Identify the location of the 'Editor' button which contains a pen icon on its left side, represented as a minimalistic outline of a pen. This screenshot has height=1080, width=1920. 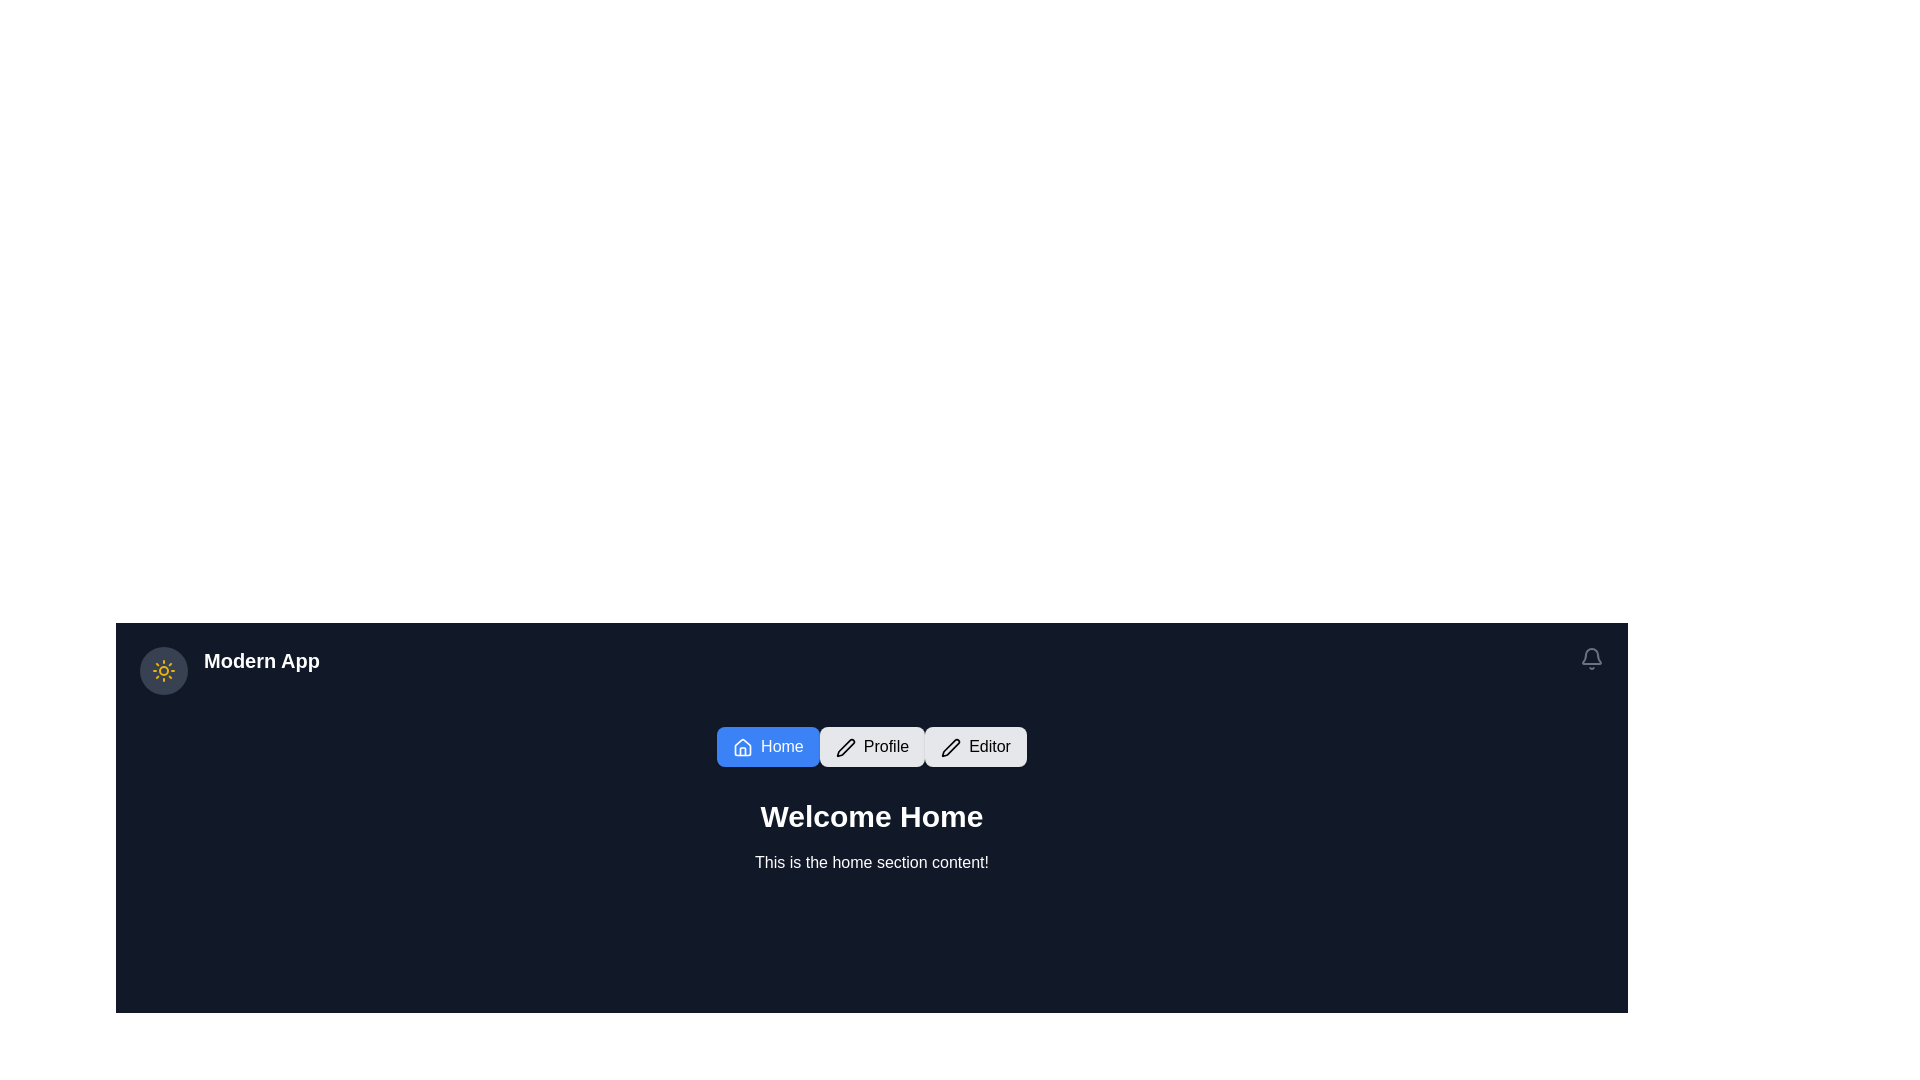
(950, 747).